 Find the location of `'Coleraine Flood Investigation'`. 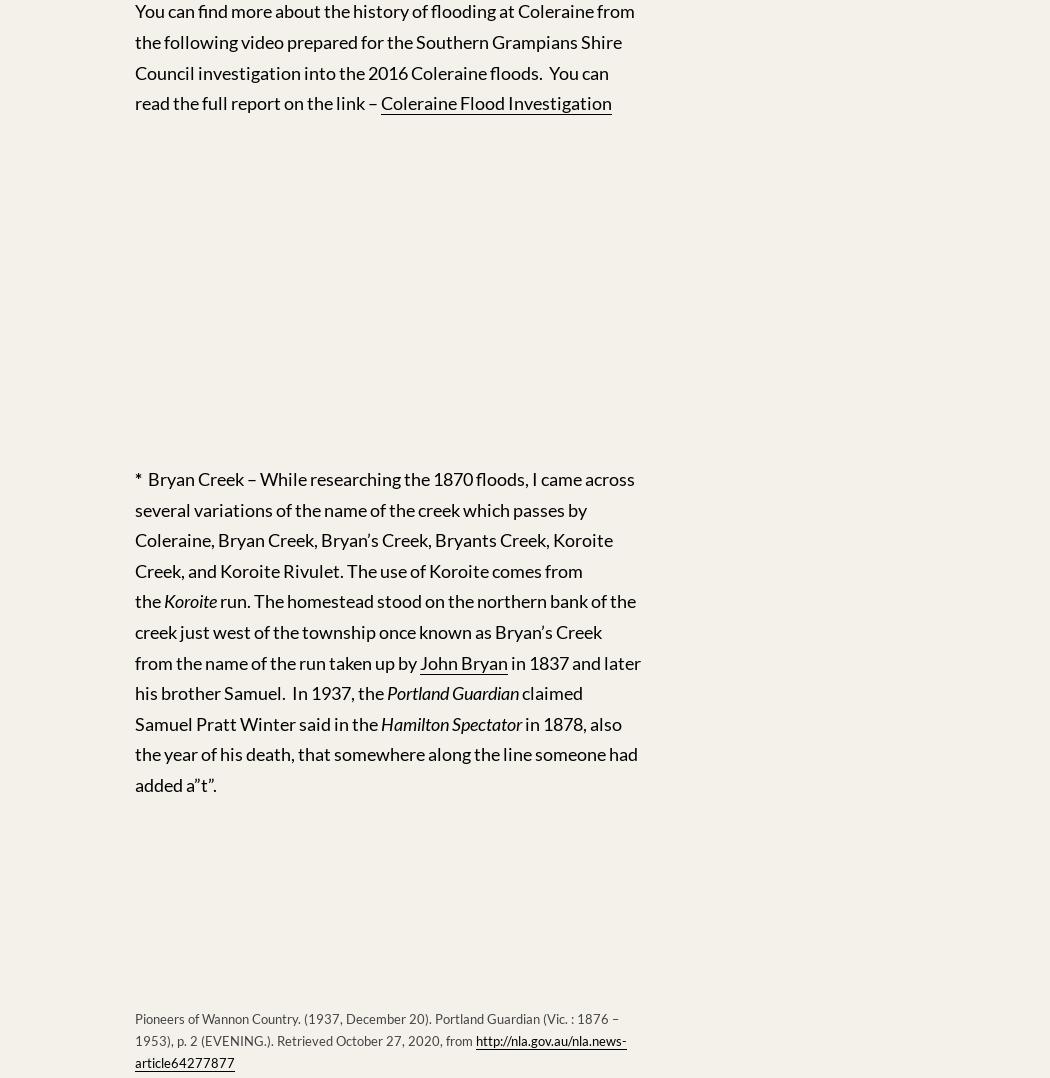

'Coleraine Flood Investigation' is located at coordinates (381, 101).